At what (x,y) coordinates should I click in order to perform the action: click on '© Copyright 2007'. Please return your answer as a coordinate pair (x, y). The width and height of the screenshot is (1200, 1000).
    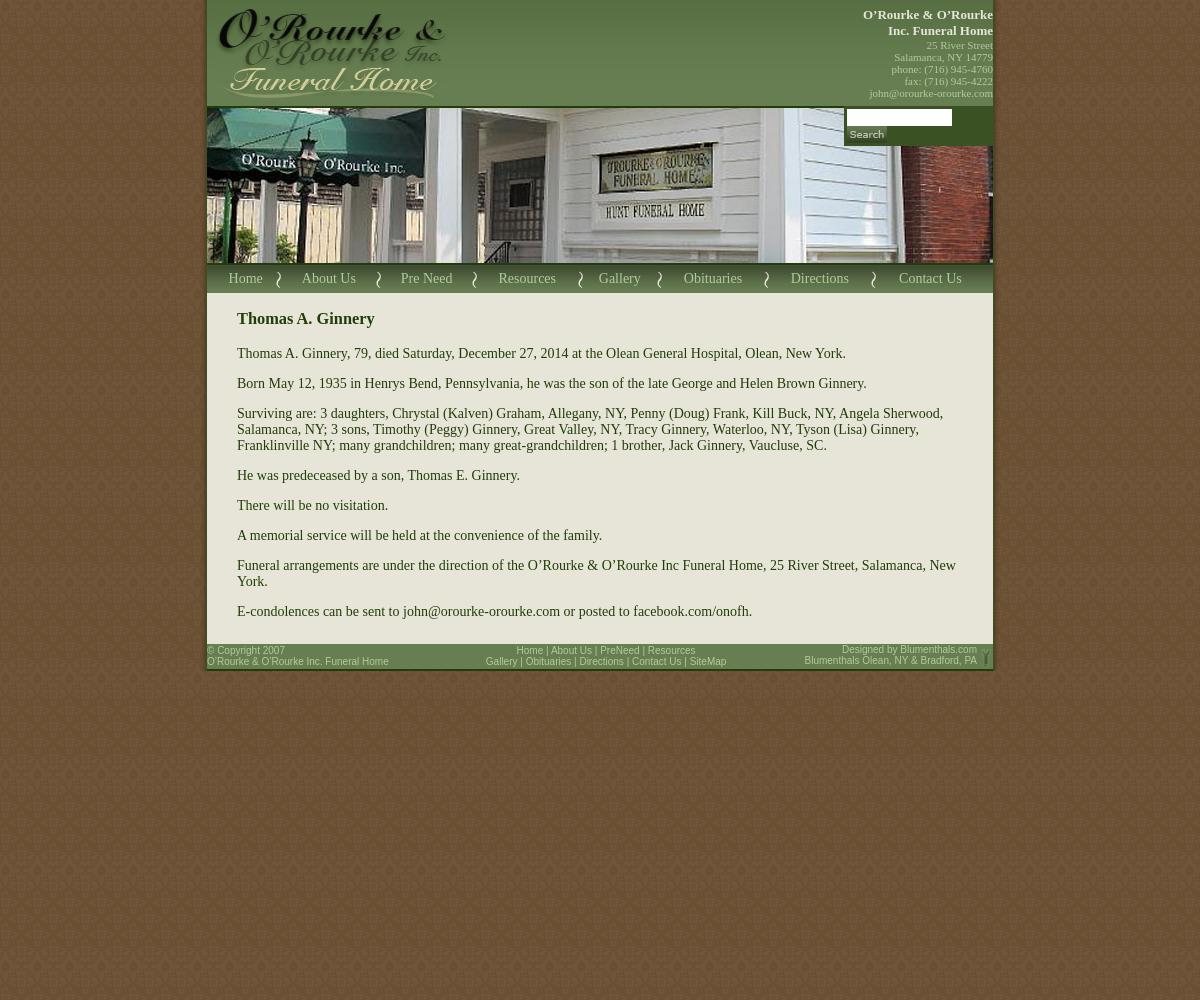
    Looking at the image, I should click on (244, 650).